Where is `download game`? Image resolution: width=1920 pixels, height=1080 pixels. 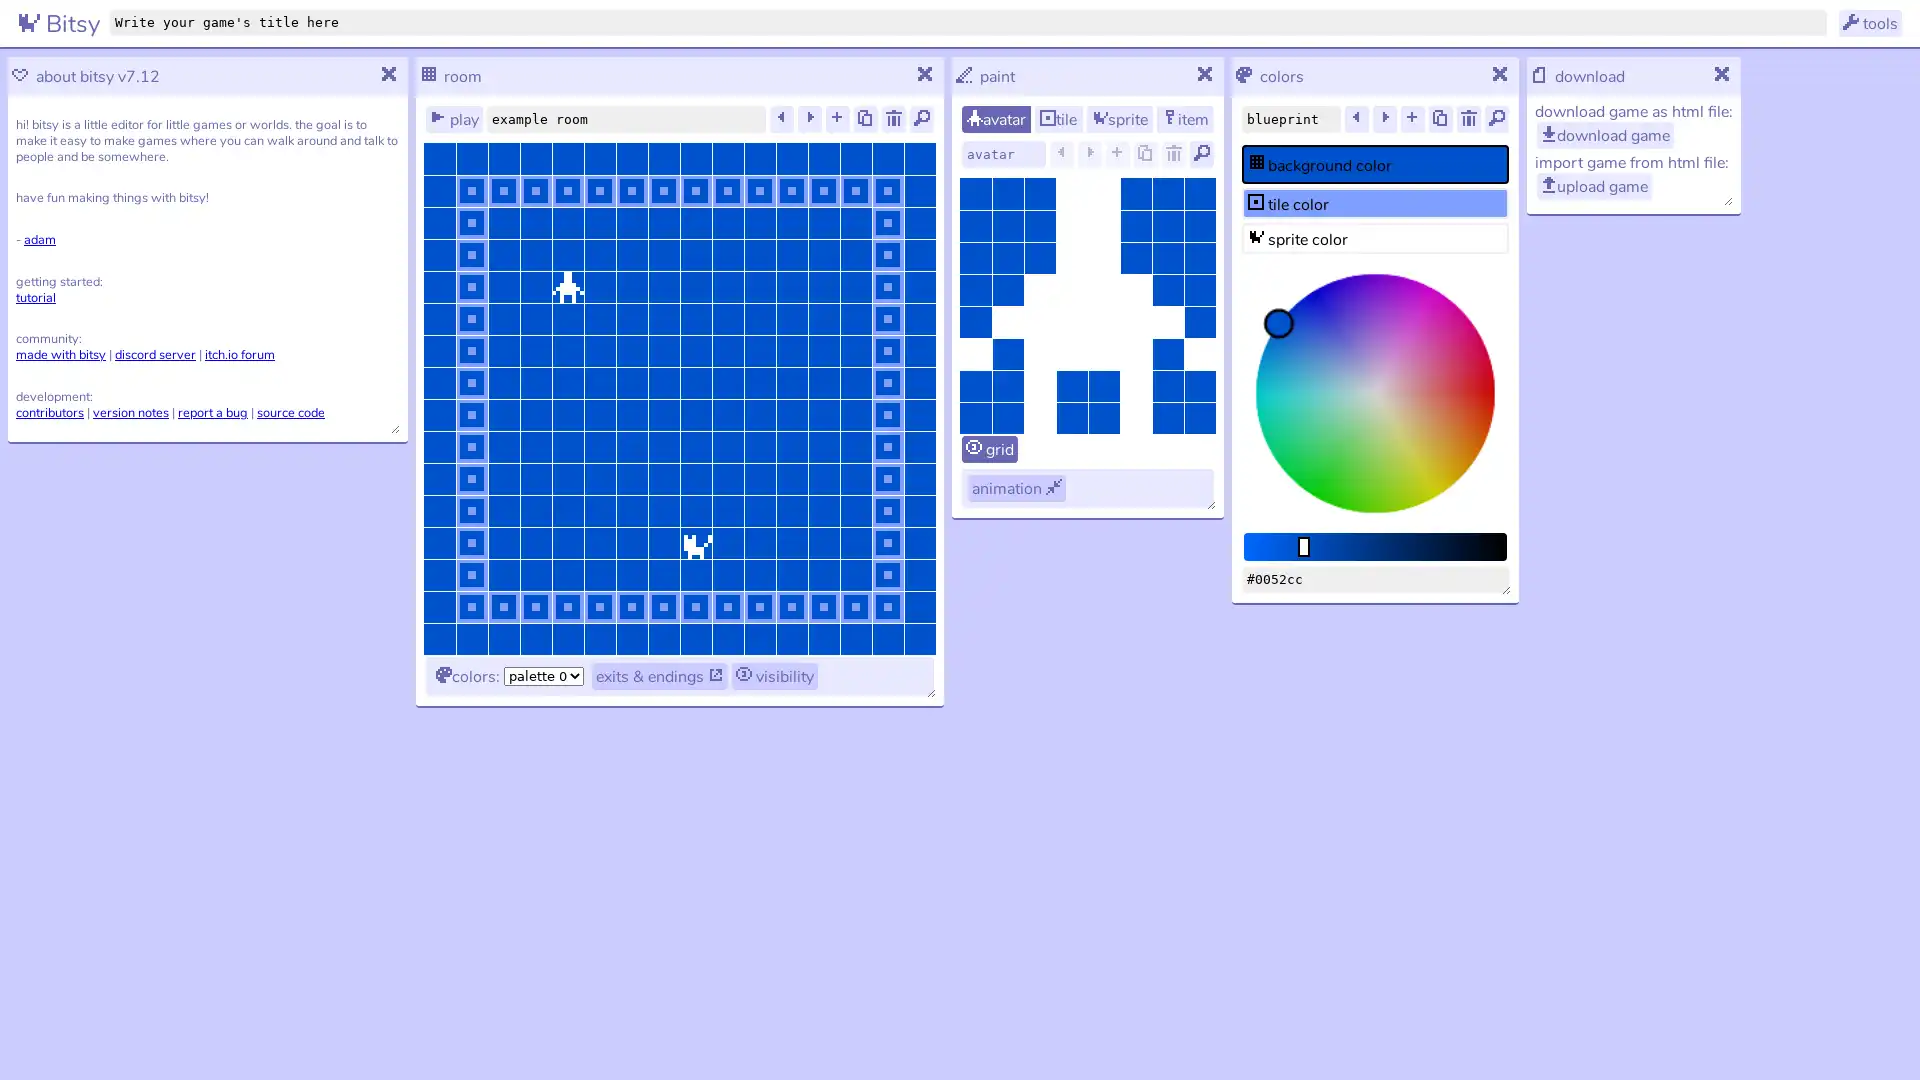
download game is located at coordinates (1605, 135).